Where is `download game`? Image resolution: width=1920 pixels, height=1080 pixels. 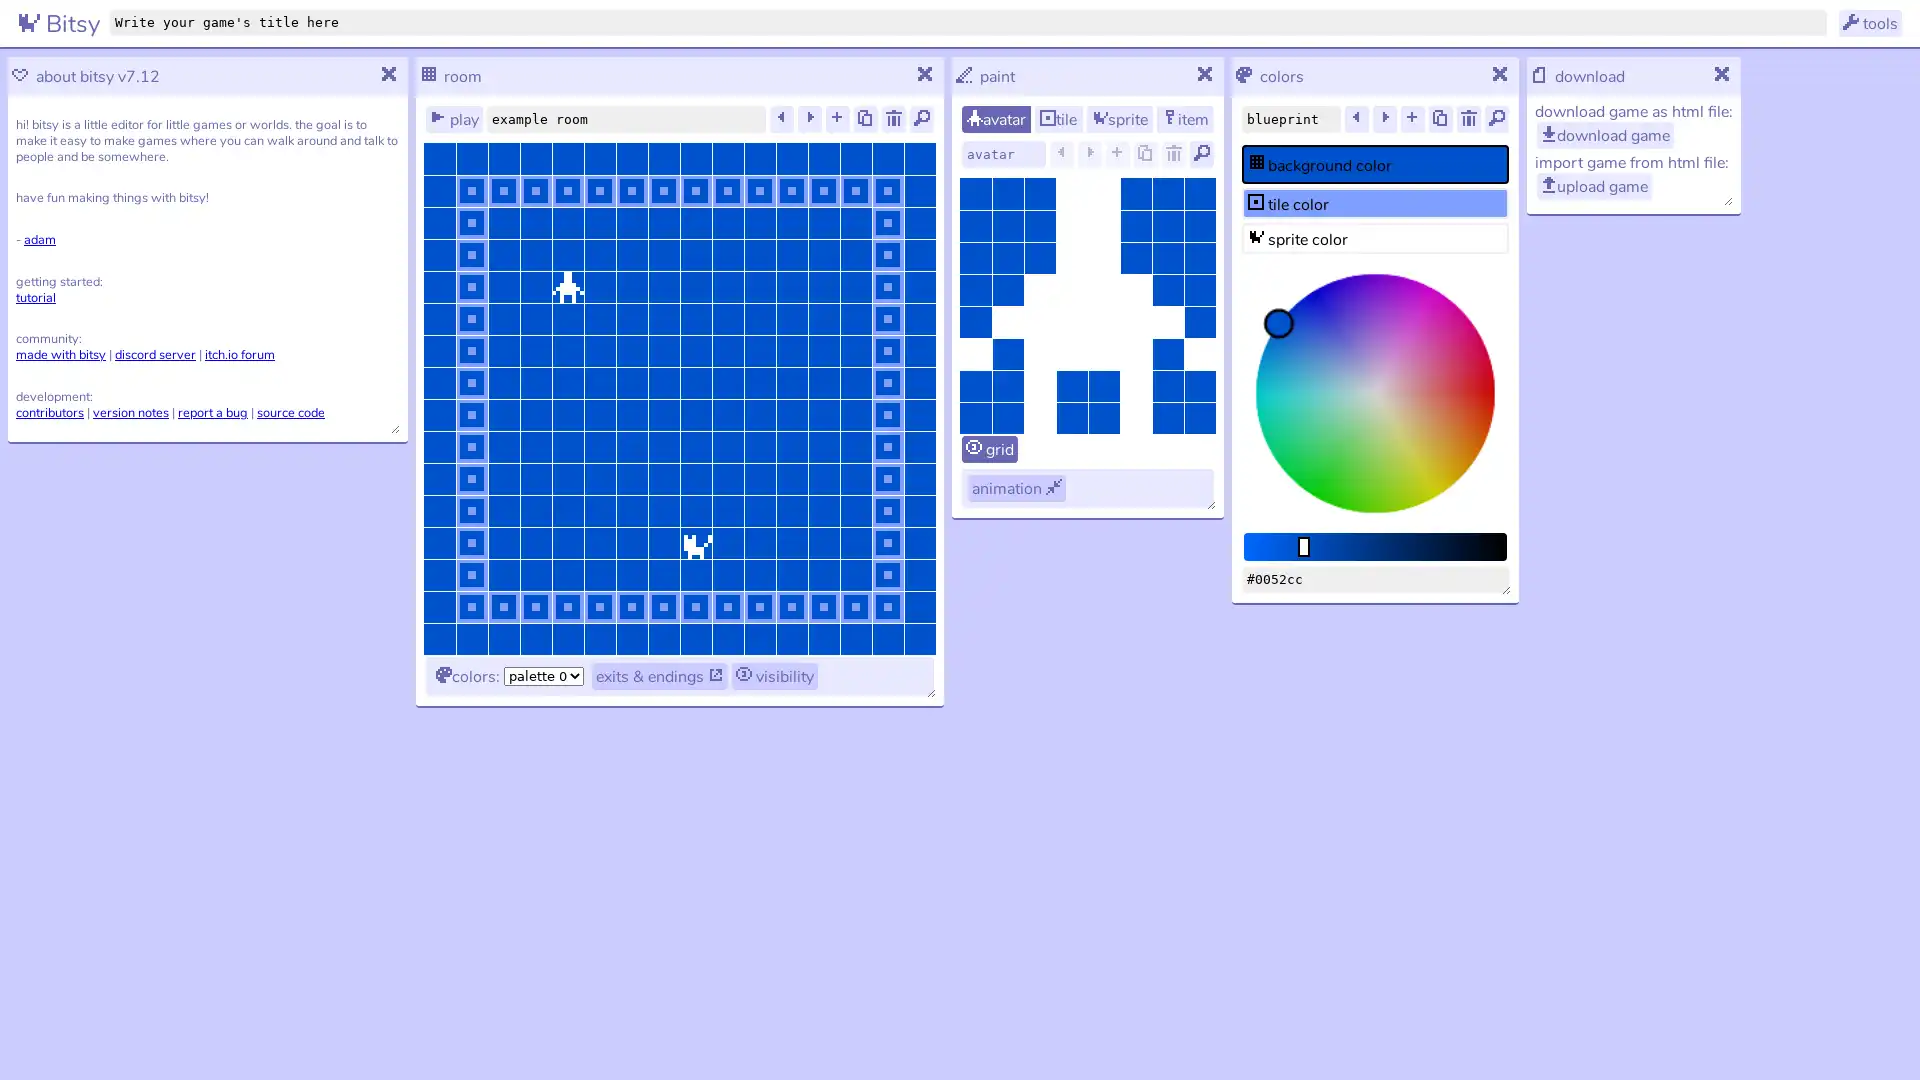
download game is located at coordinates (1605, 135).